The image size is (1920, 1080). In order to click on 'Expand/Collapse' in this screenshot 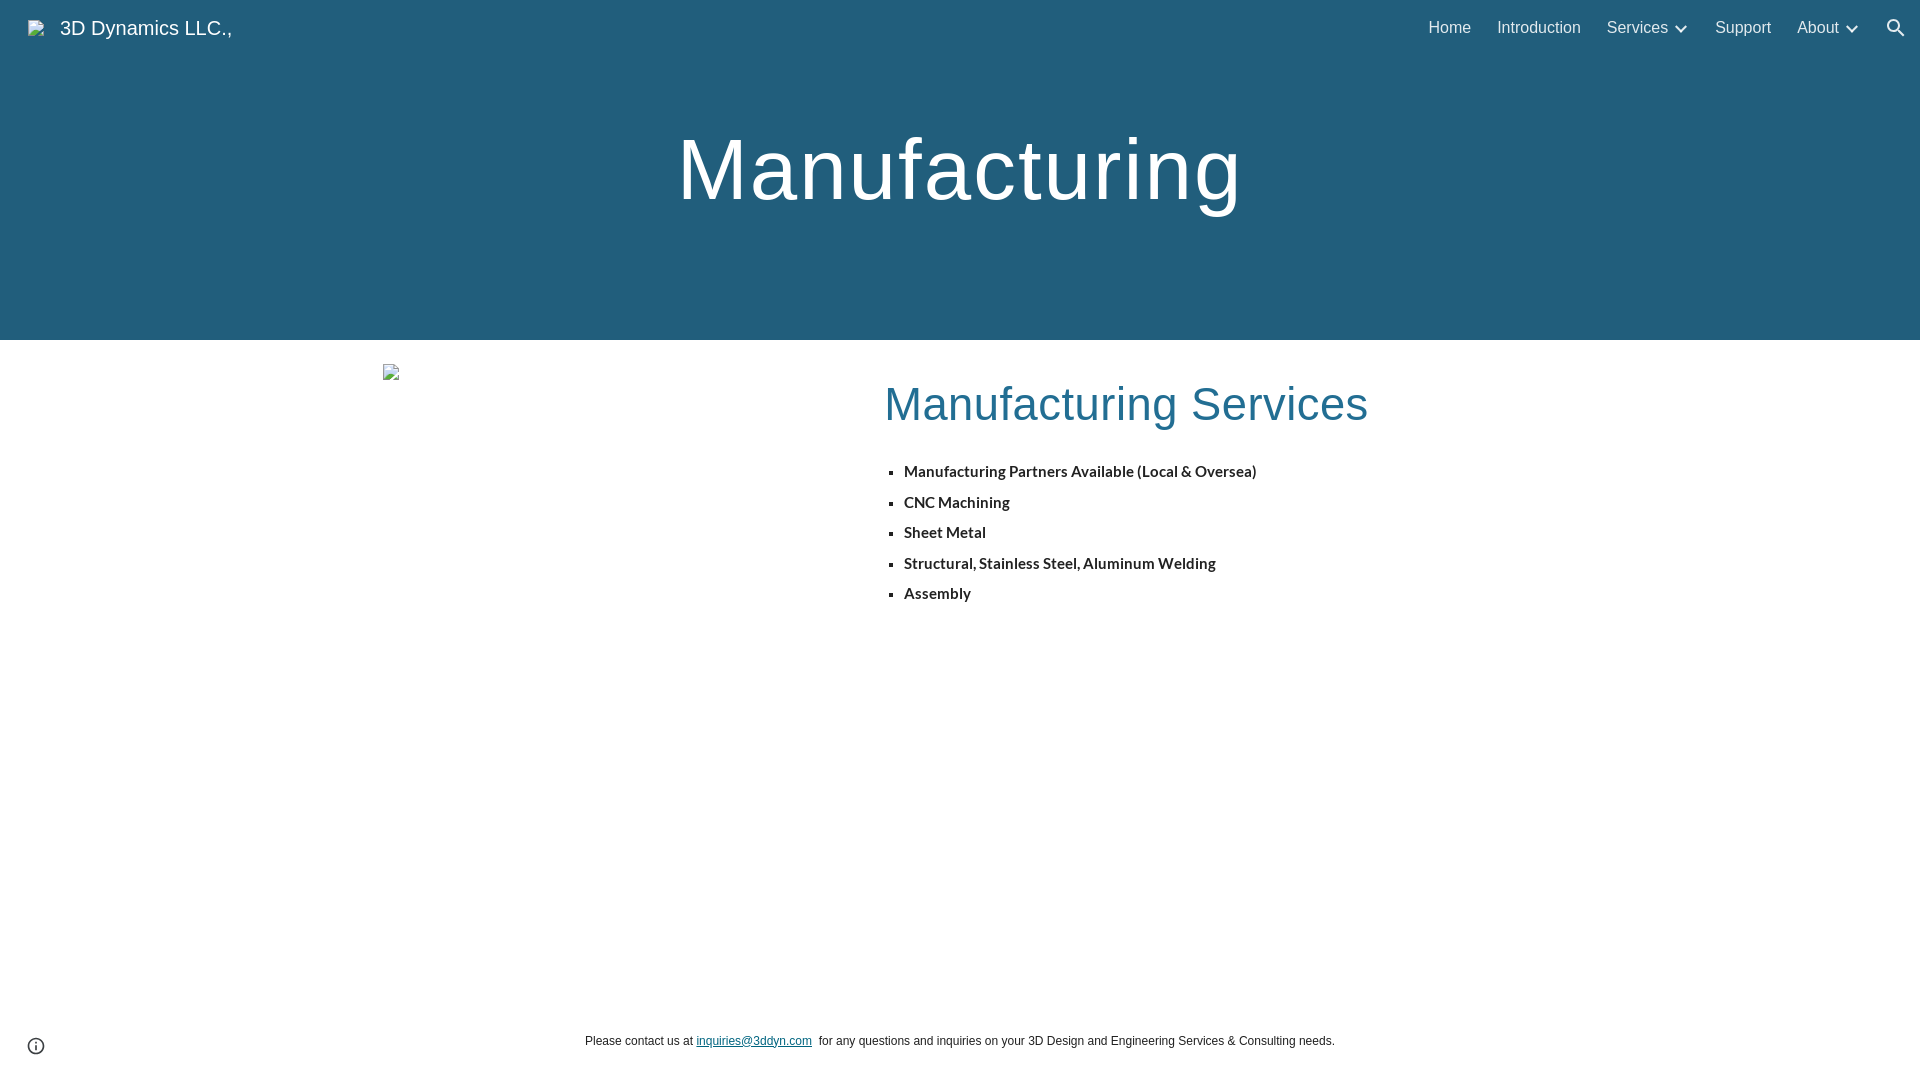, I will do `click(1850, 27)`.